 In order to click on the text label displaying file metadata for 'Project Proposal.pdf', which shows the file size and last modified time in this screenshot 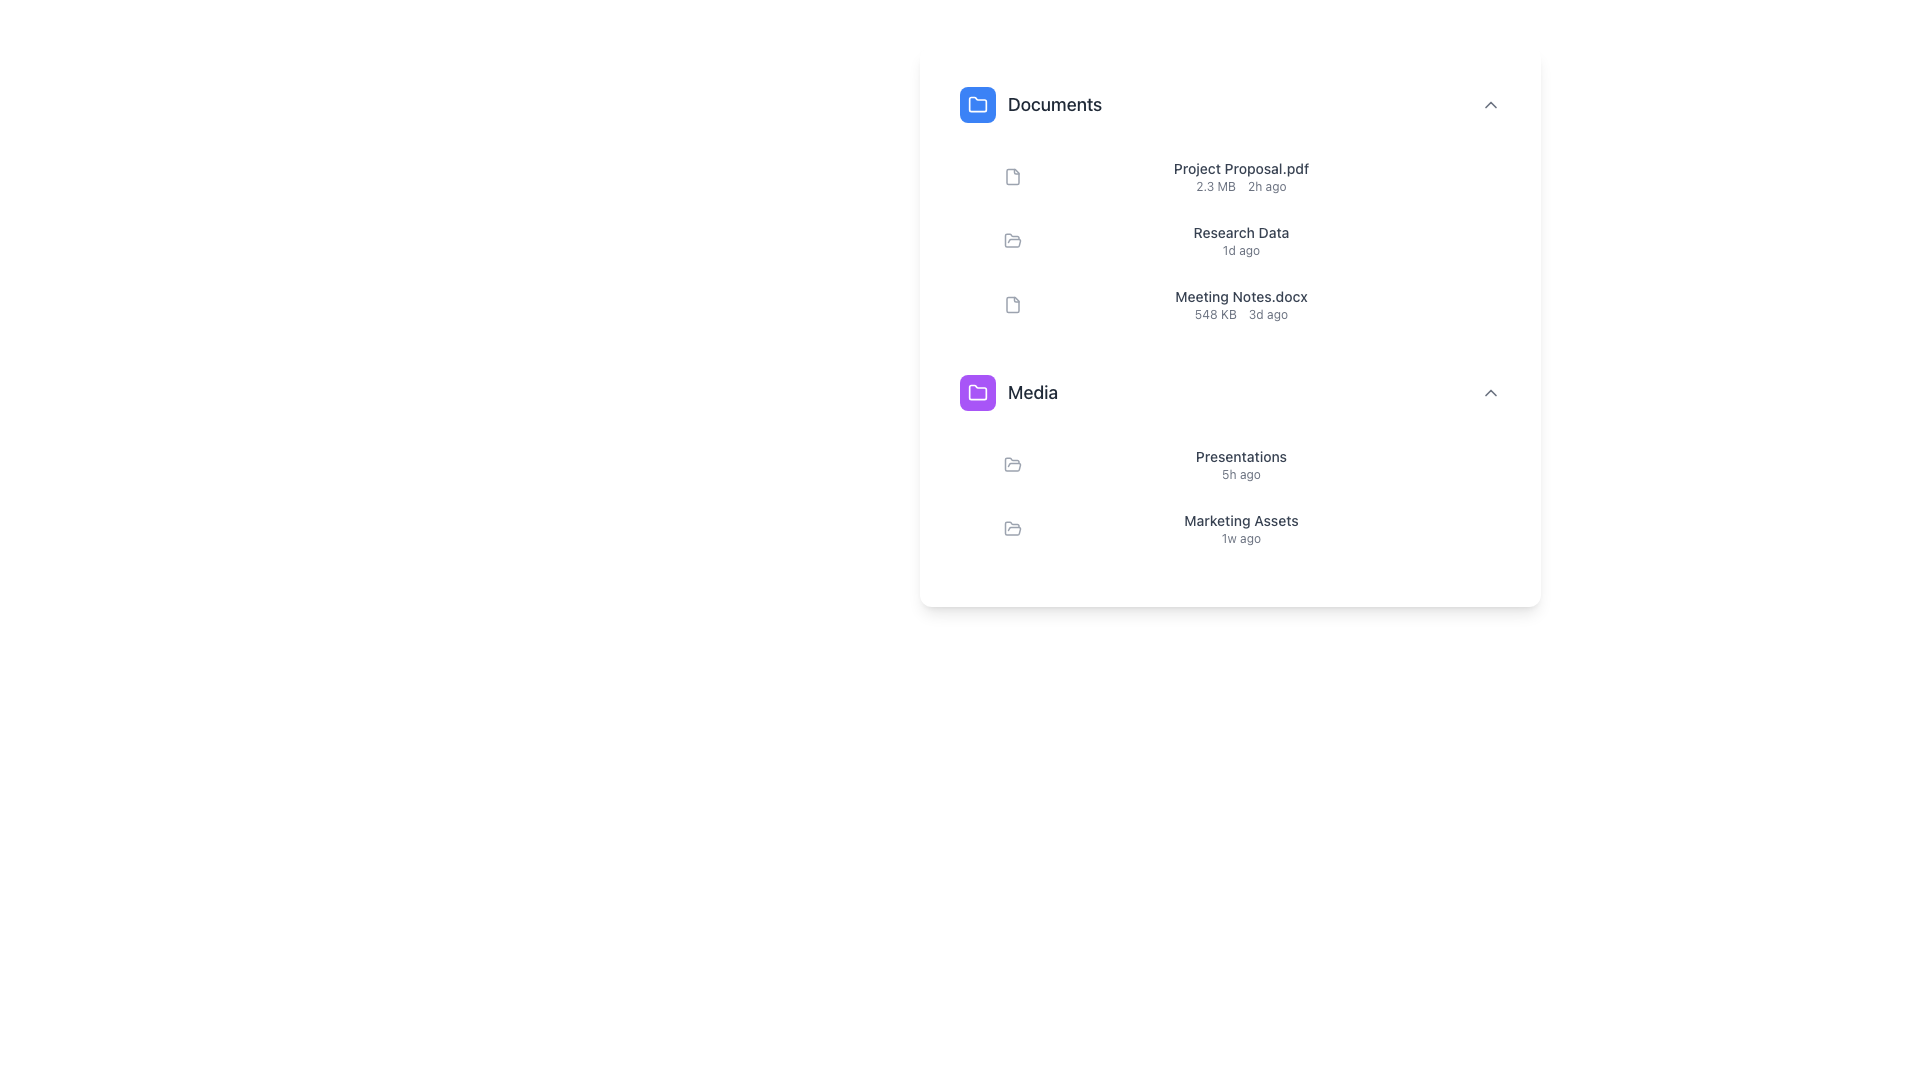, I will do `click(1240, 186)`.